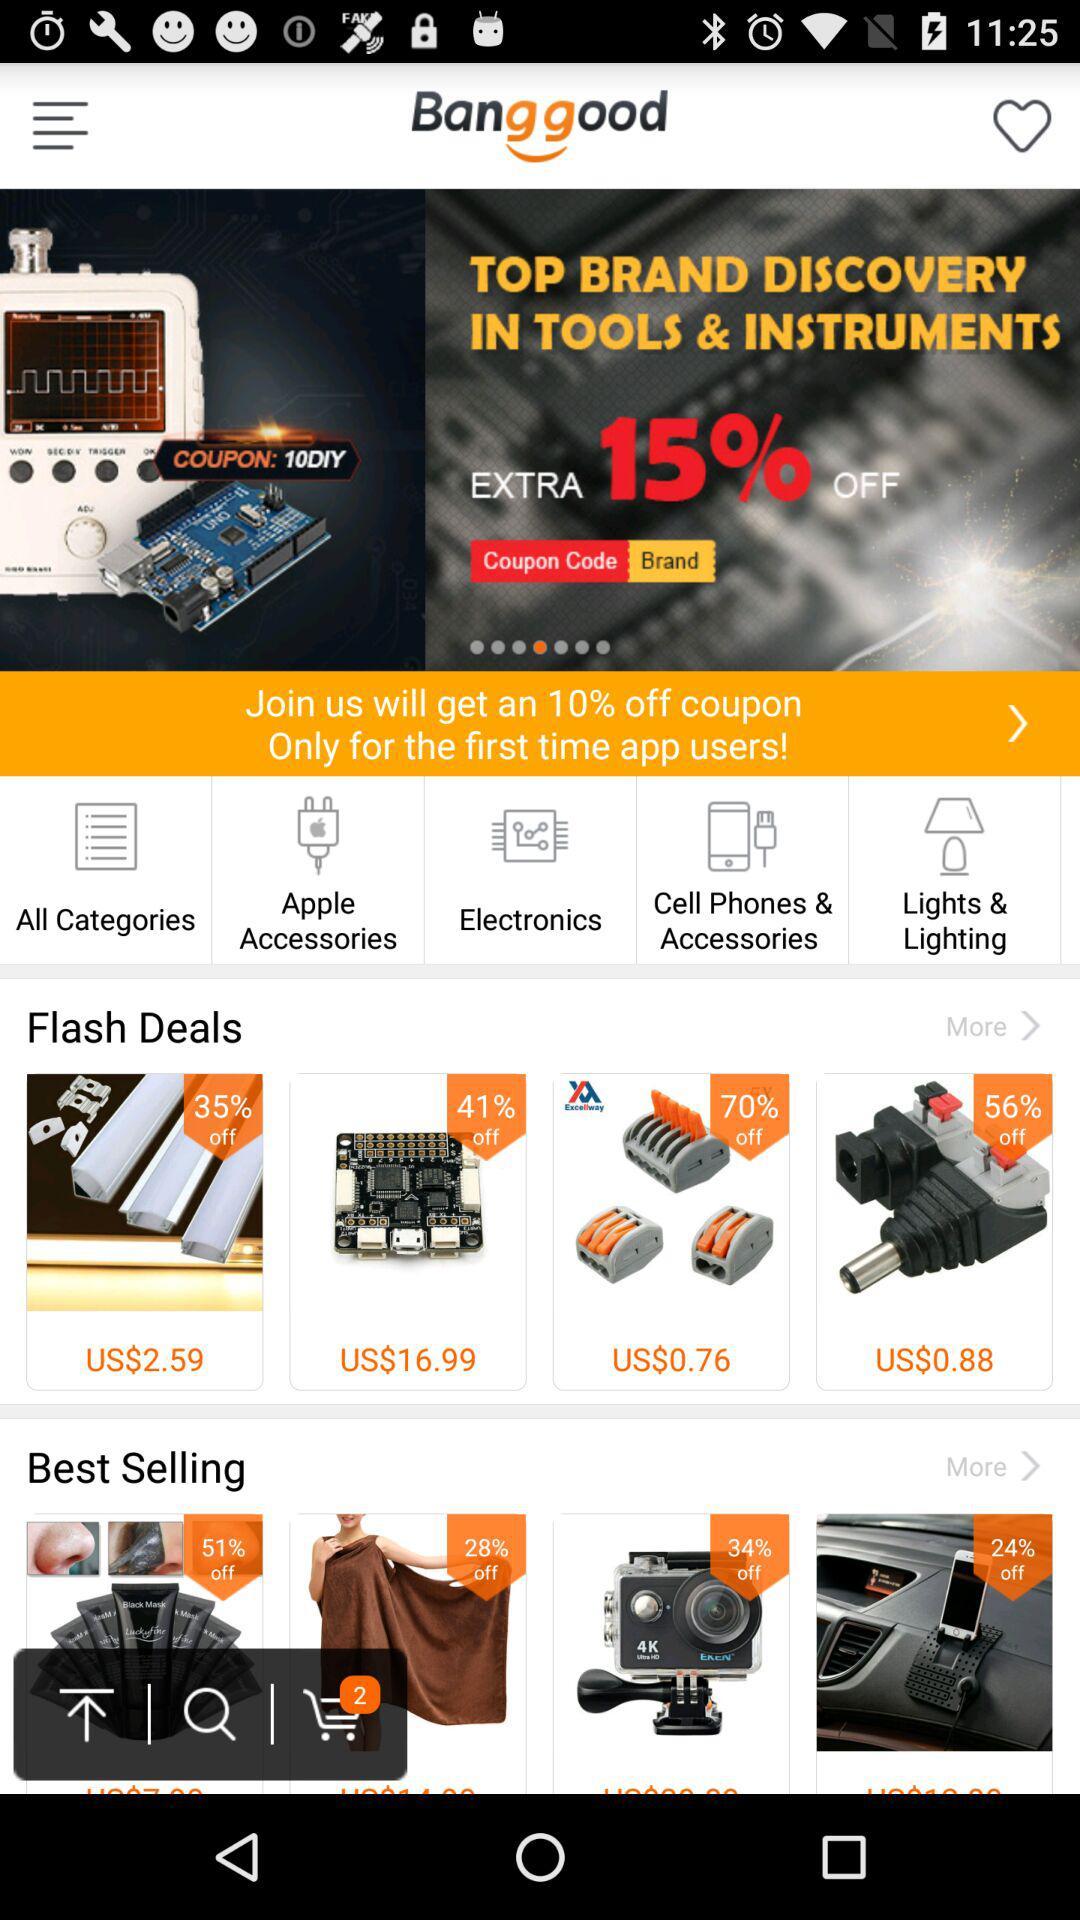 This screenshot has height=1920, width=1080. Describe the element at coordinates (1022, 133) in the screenshot. I see `the favorite icon` at that location.